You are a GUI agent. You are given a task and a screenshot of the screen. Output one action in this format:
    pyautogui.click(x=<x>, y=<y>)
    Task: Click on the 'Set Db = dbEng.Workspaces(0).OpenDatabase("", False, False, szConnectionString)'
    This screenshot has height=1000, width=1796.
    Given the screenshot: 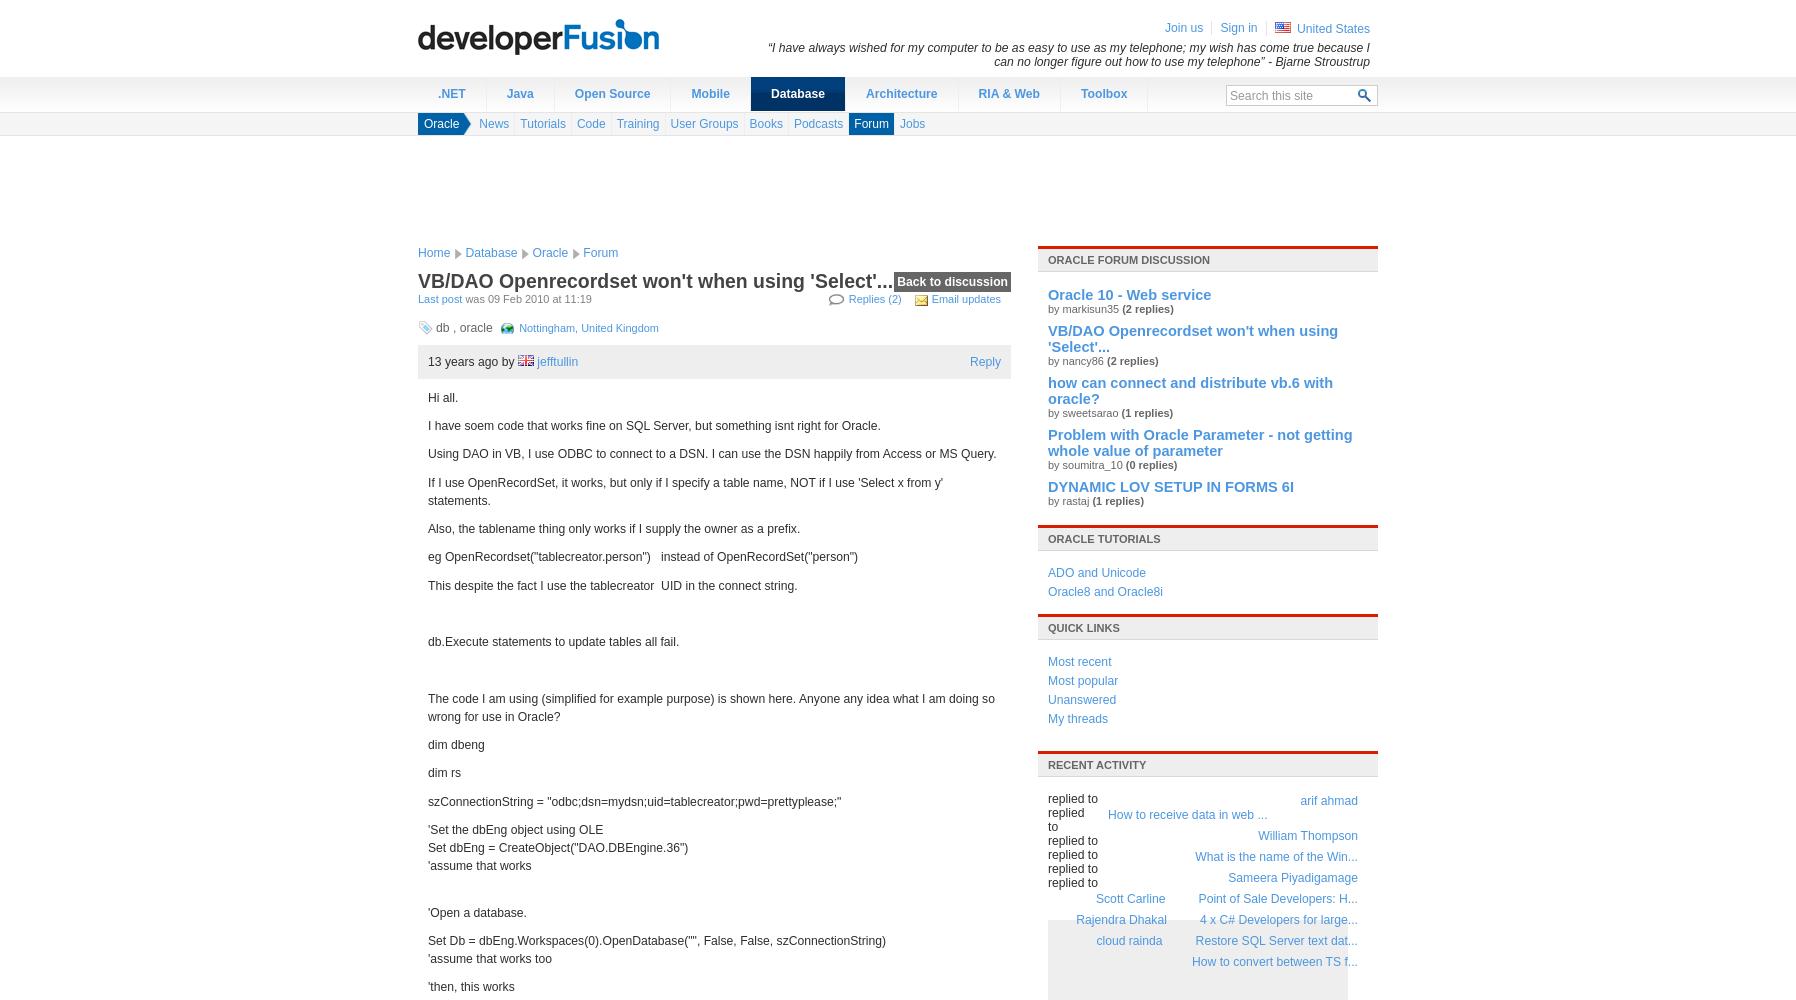 What is the action you would take?
    pyautogui.click(x=655, y=939)
    